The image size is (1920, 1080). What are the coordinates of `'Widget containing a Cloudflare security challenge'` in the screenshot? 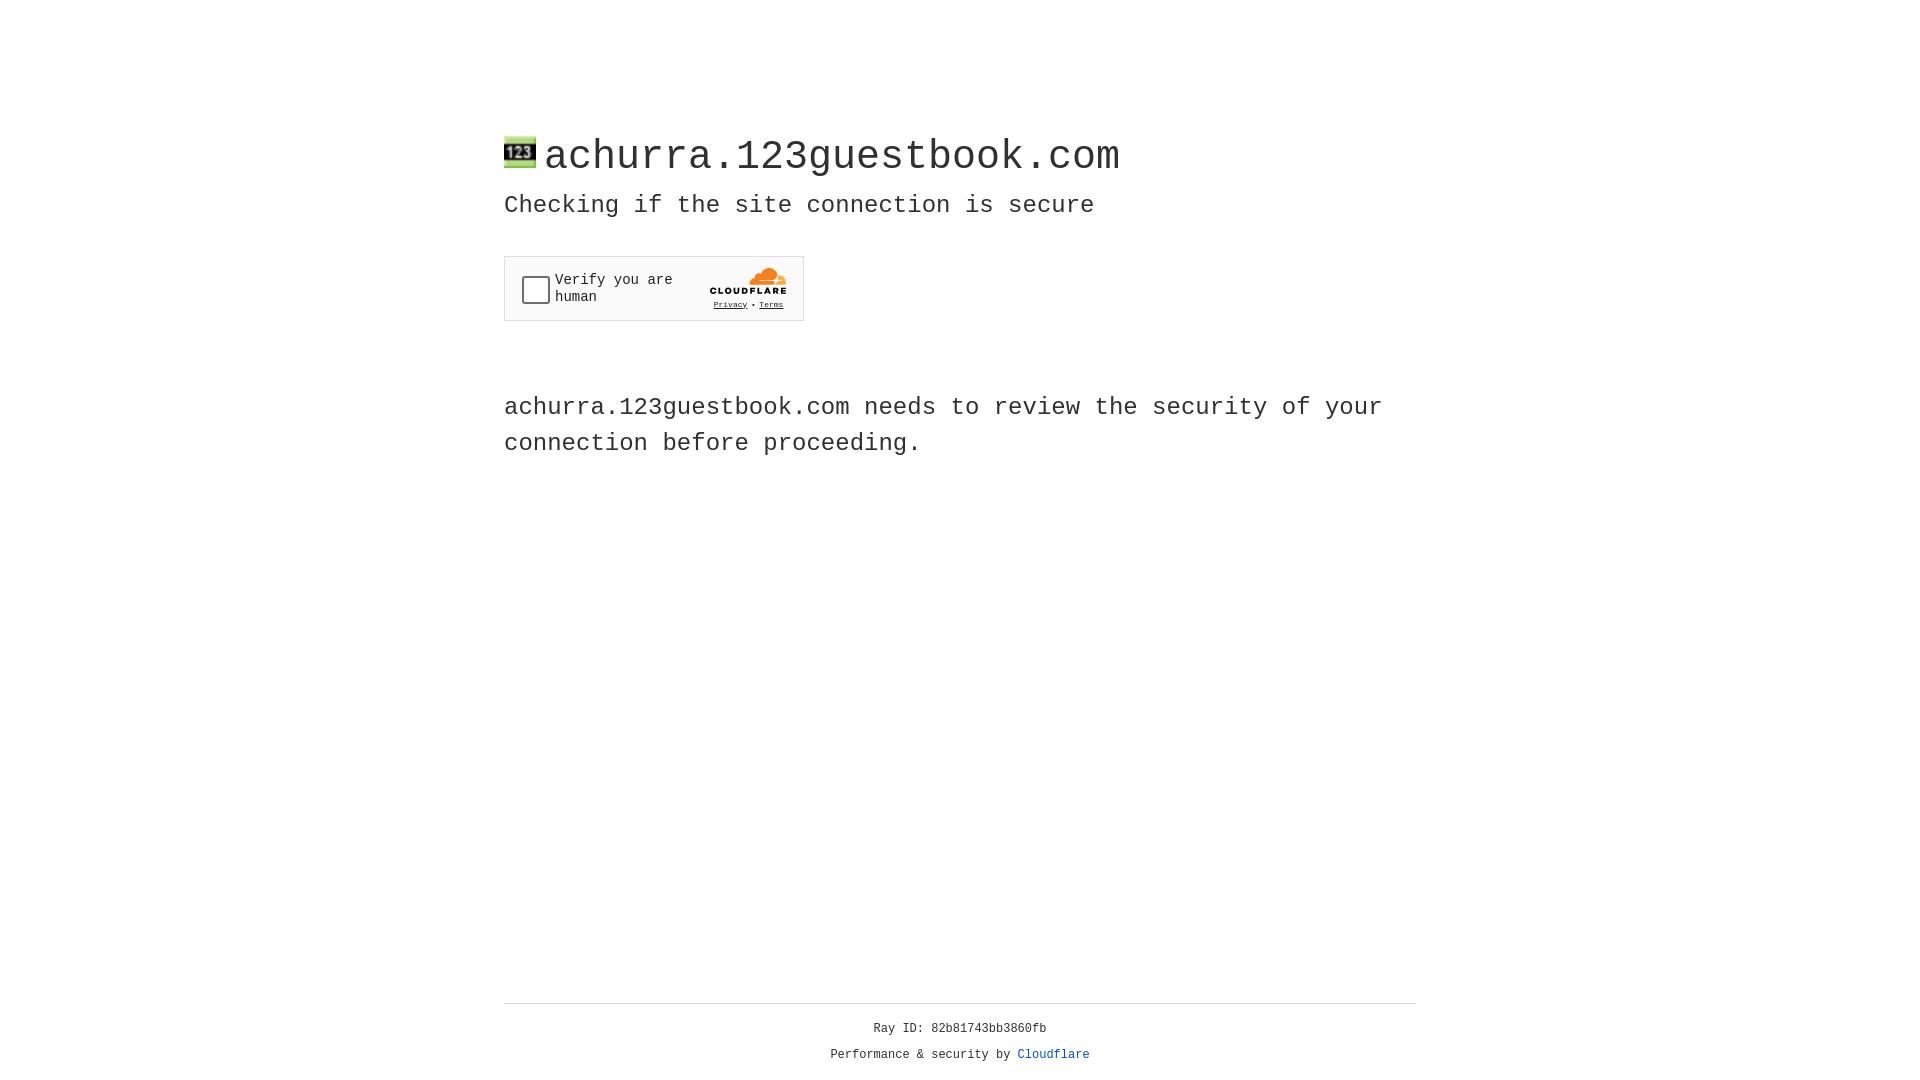 It's located at (653, 288).